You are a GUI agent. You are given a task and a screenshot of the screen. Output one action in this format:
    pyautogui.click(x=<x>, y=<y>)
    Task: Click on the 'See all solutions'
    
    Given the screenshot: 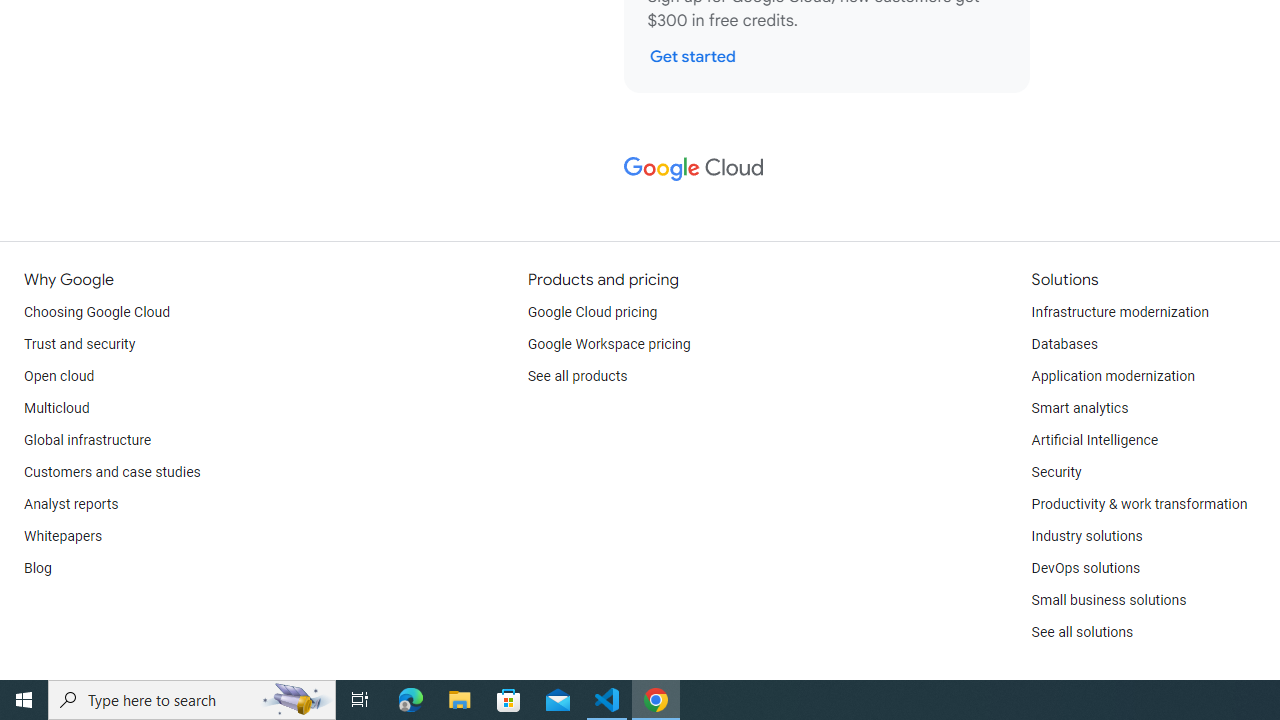 What is the action you would take?
    pyautogui.click(x=1081, y=632)
    